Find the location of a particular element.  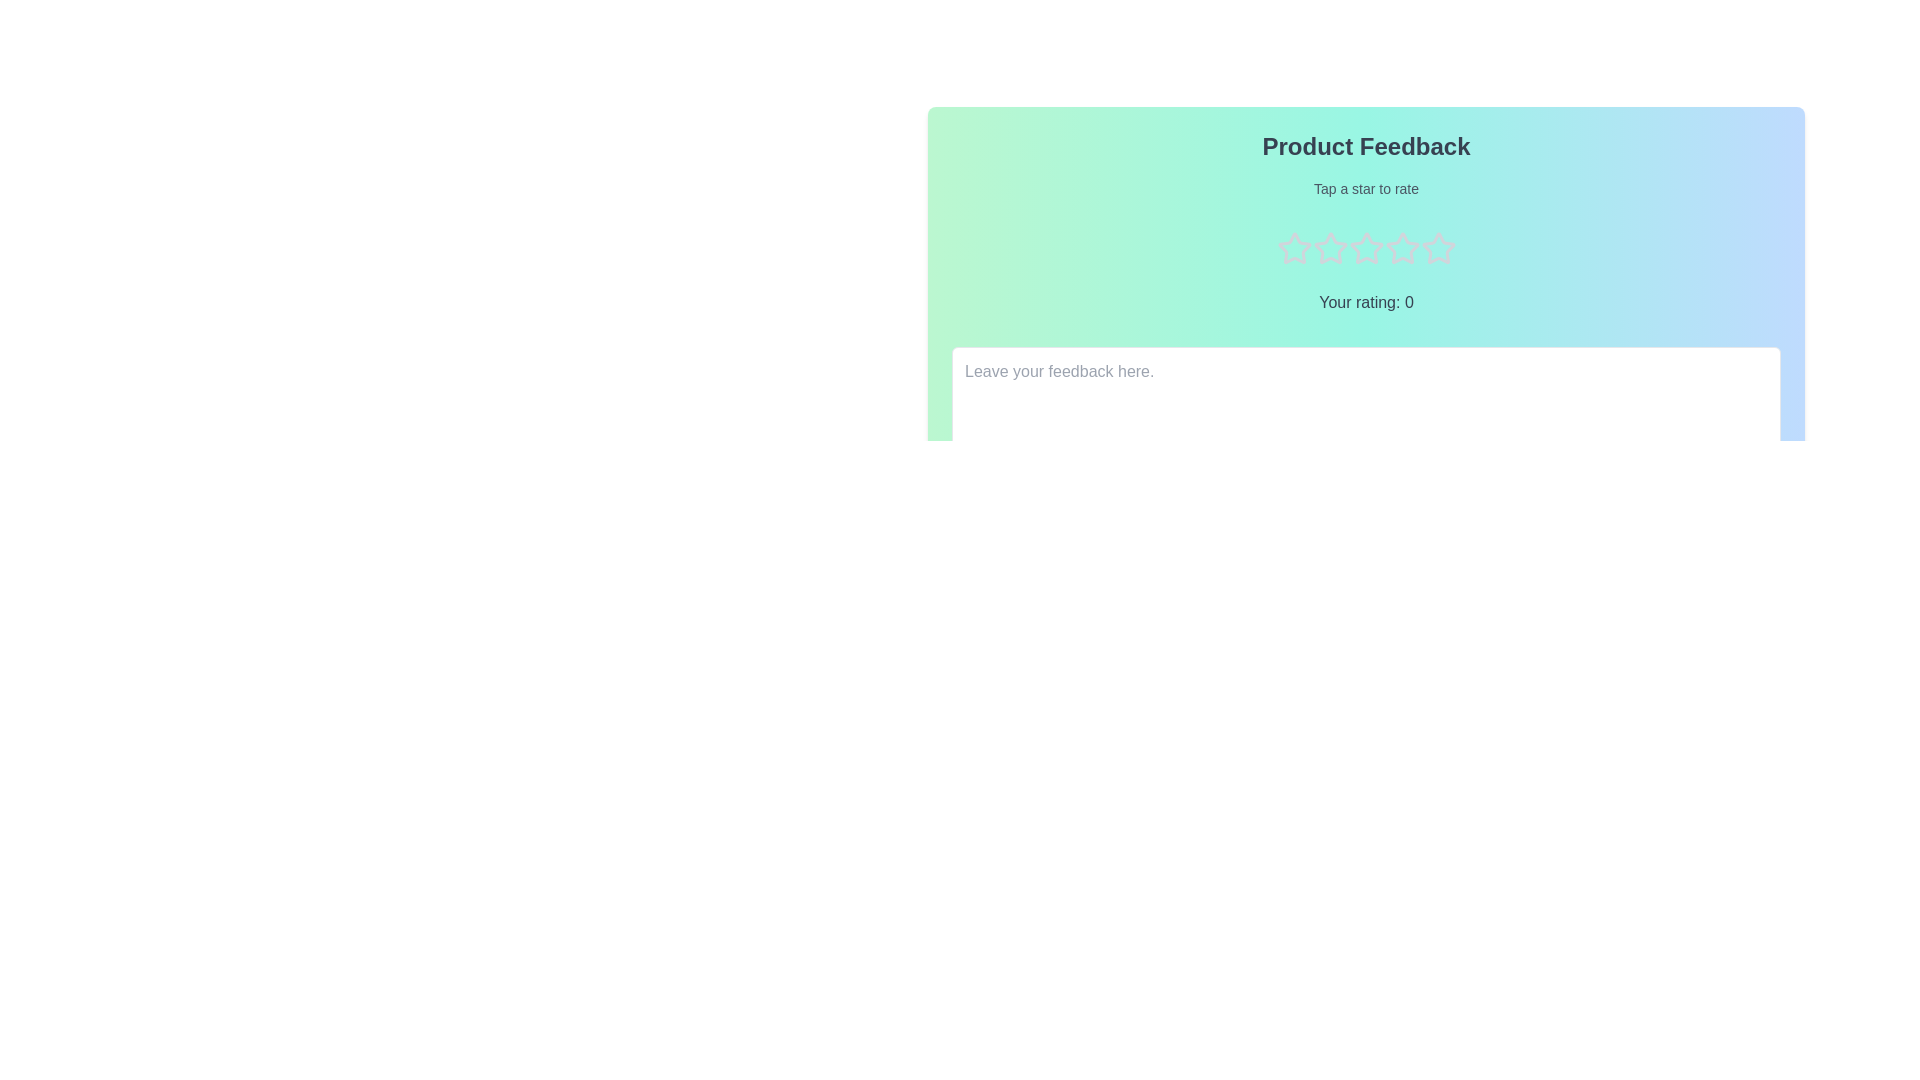

the feedback text area and type the desired feedback text is located at coordinates (1365, 402).